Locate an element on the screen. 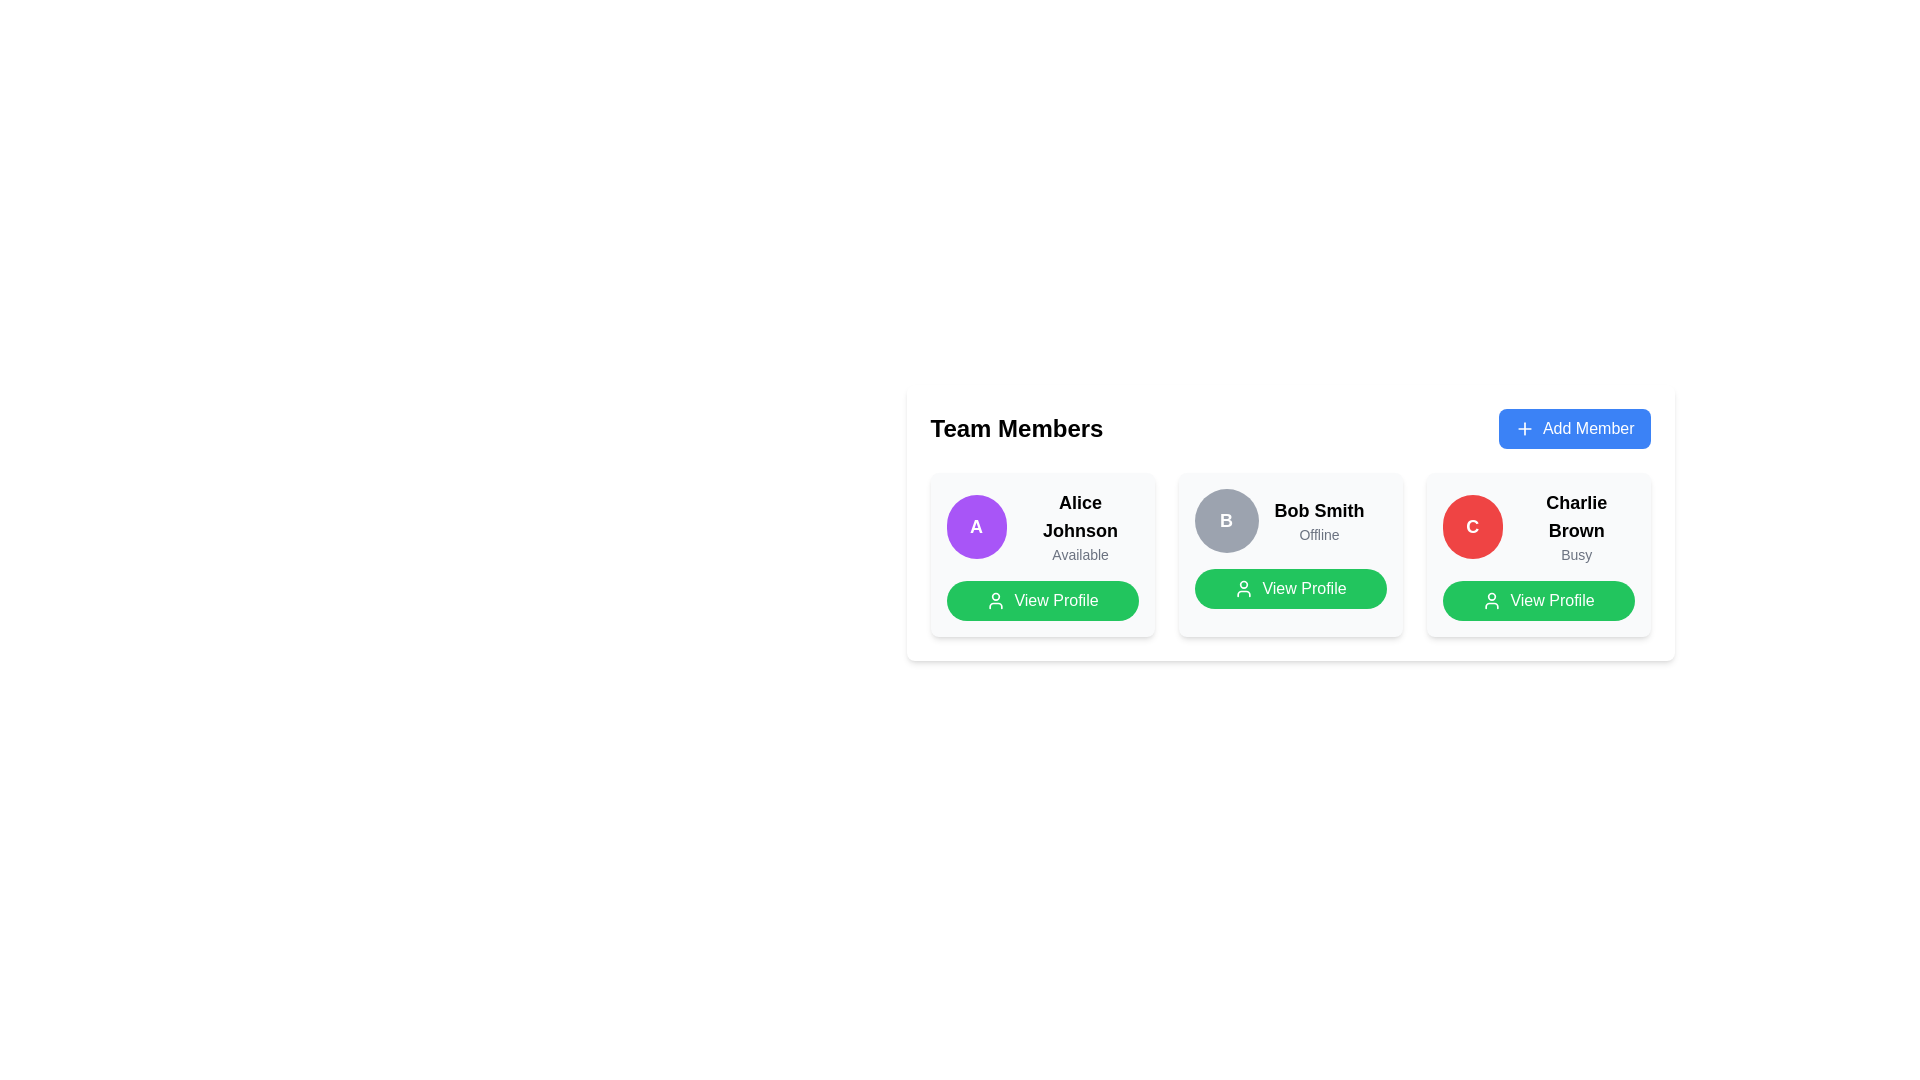  text displayed in the Text Label that shows the user's name and status, located at the top of a card-like structure next to a circular avatar with a purple background and the letter 'A' in white is located at coordinates (1079, 526).